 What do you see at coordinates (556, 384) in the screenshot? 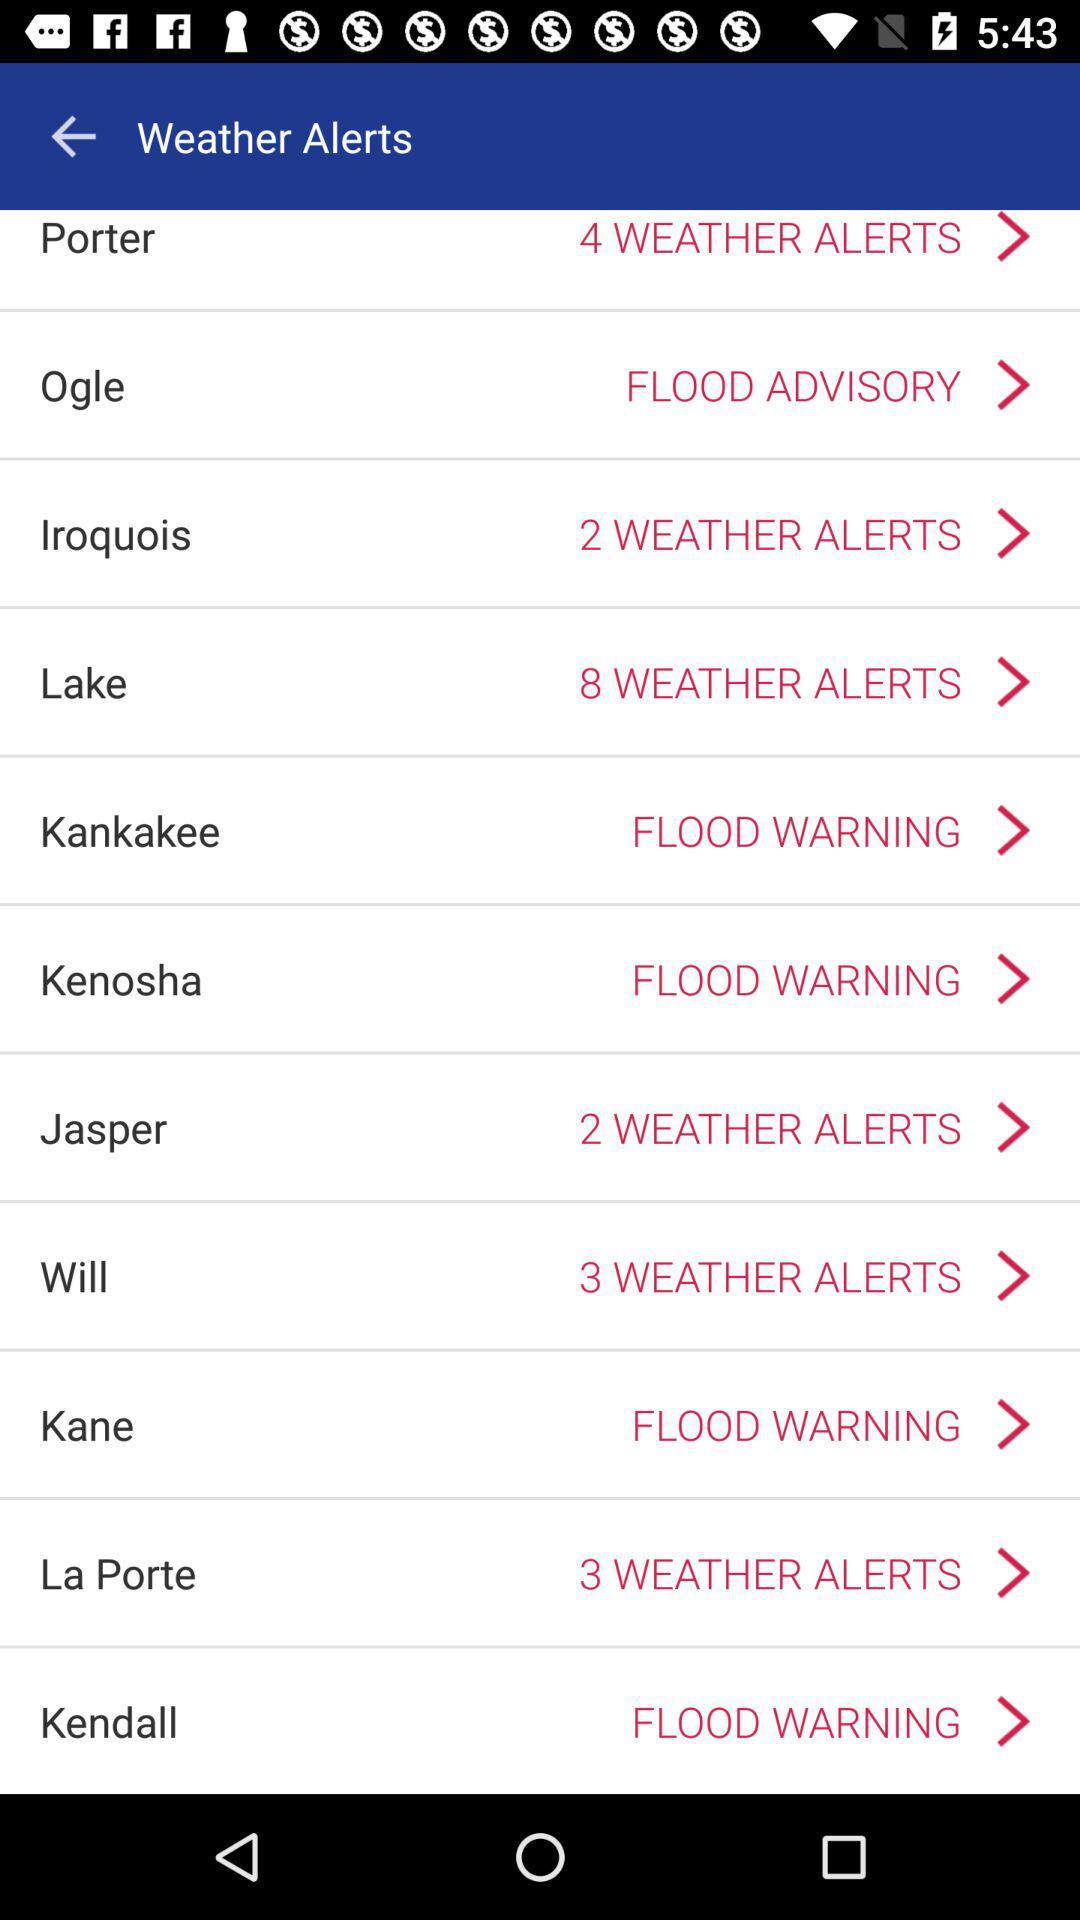
I see `flood advisory app` at bounding box center [556, 384].